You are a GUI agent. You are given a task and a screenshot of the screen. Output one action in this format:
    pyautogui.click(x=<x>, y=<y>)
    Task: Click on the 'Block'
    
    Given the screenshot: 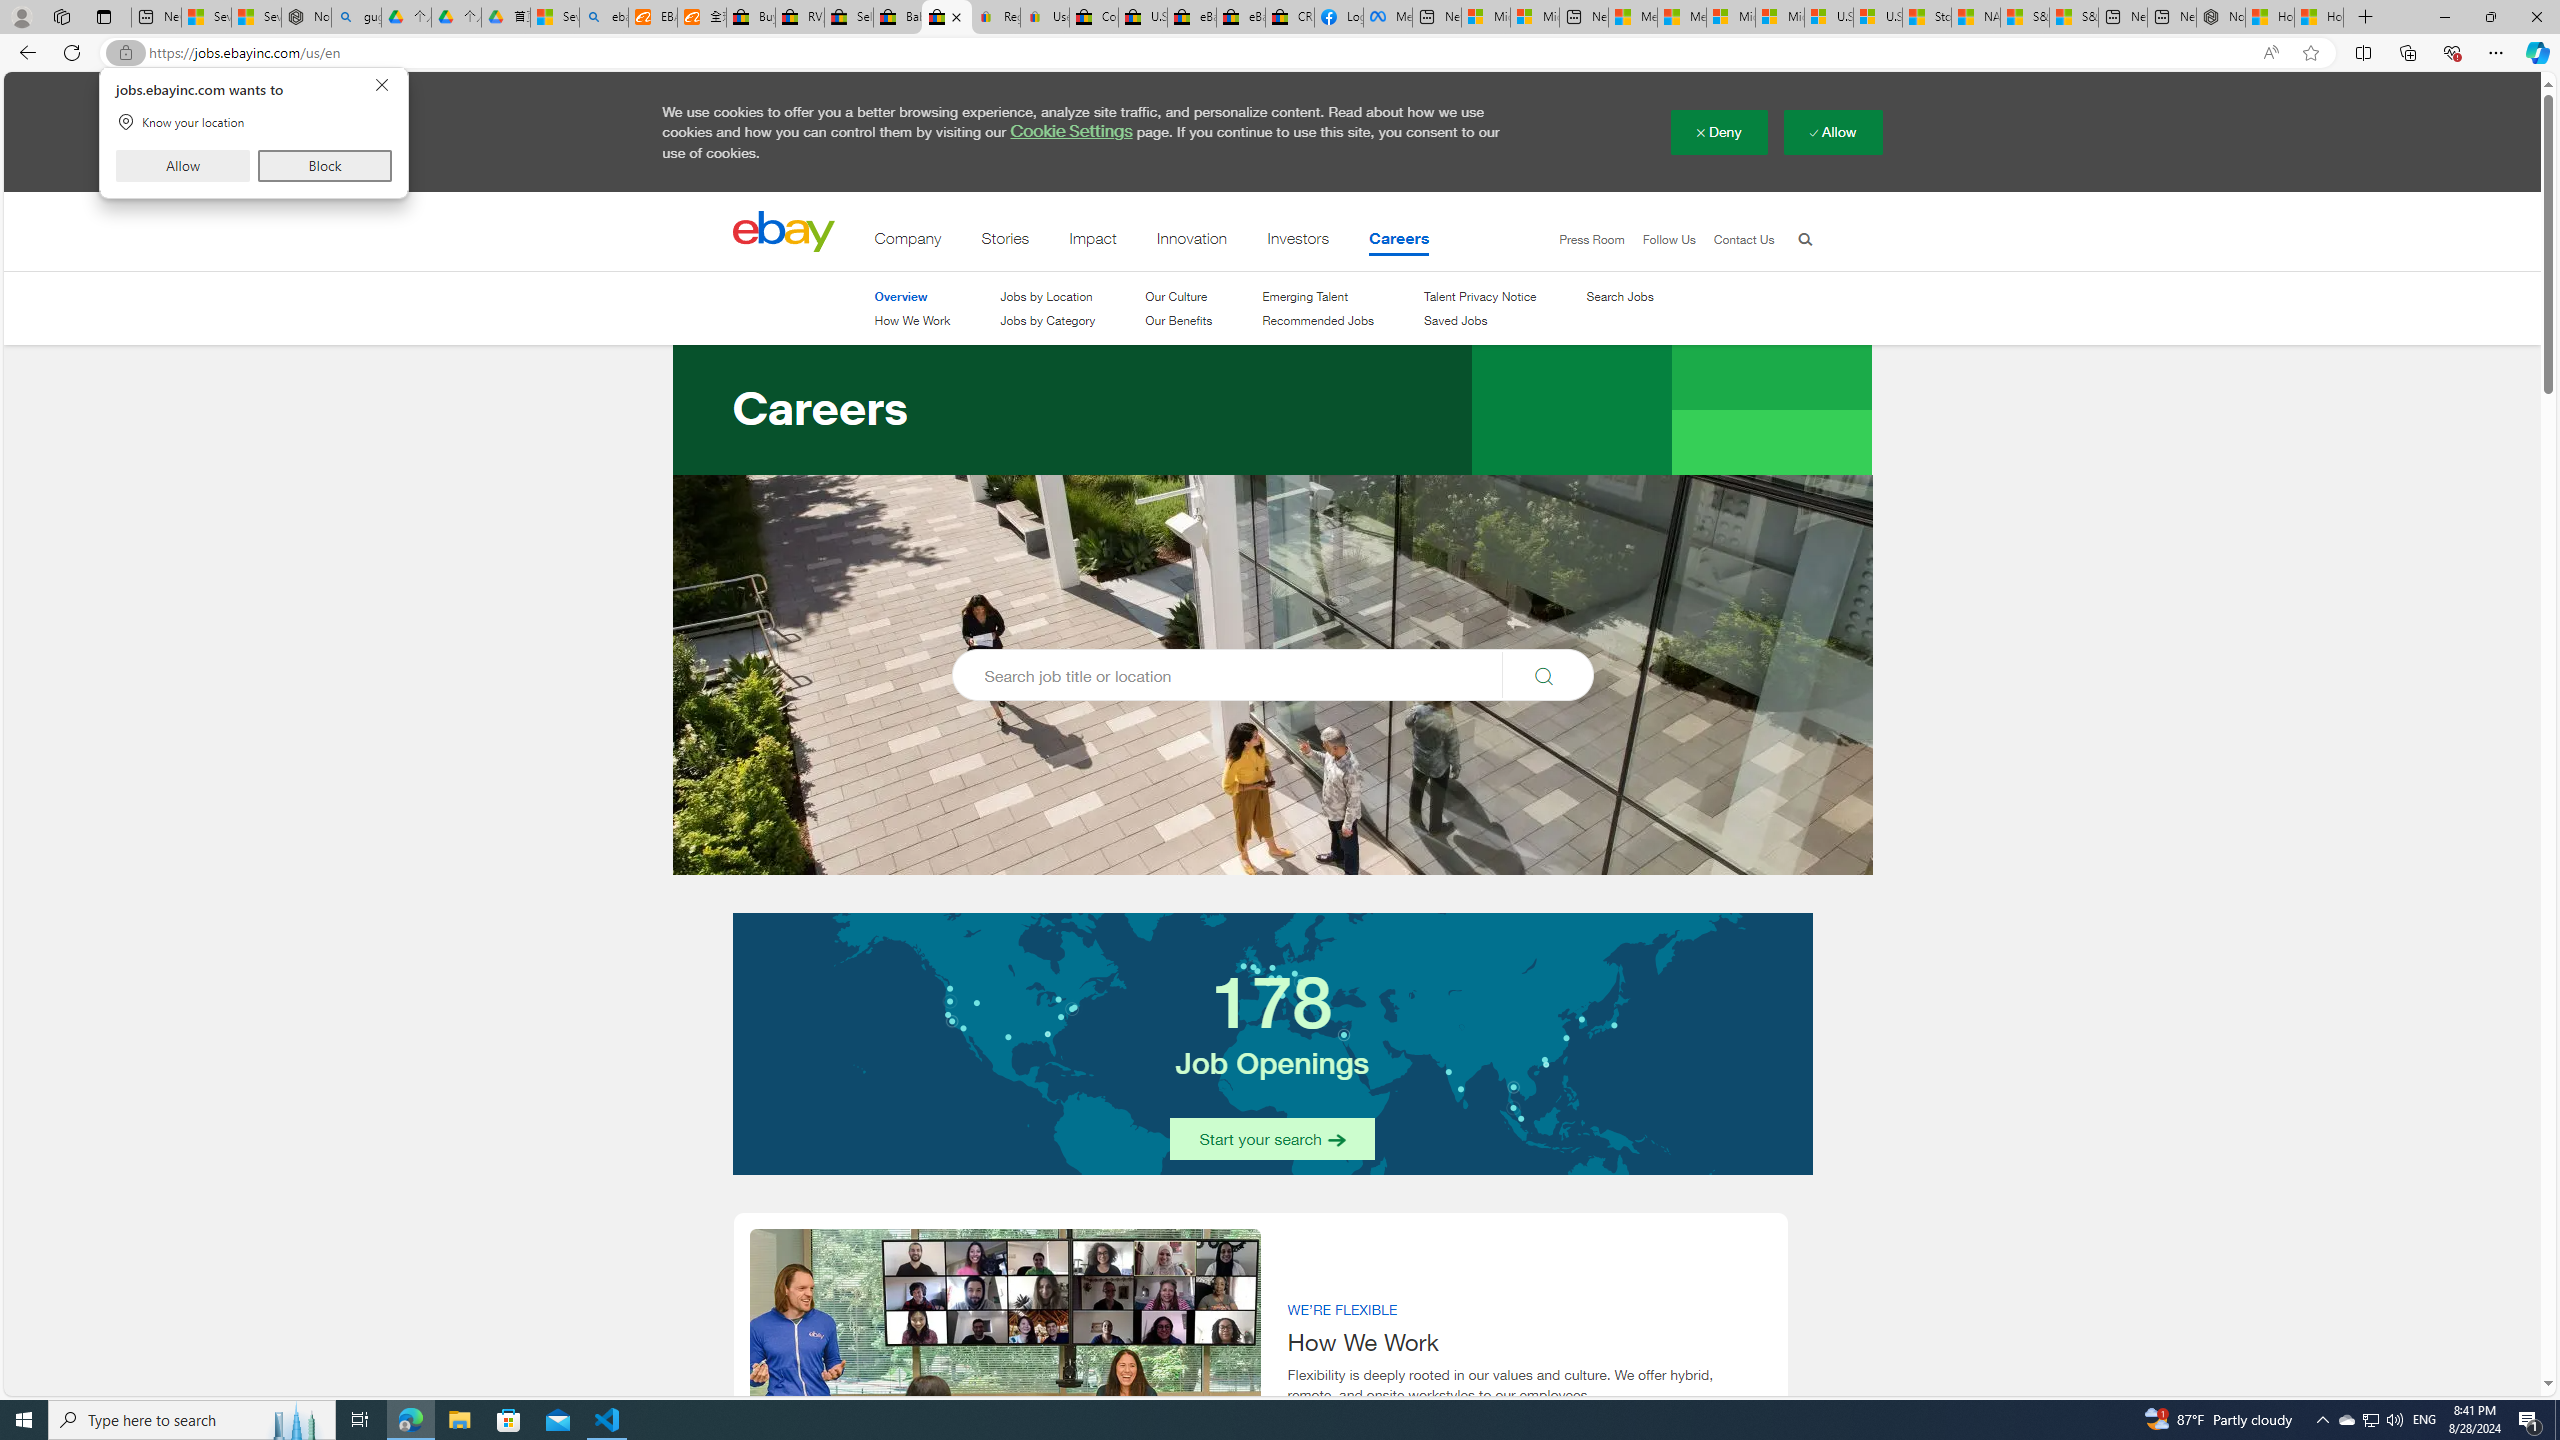 What is the action you would take?
    pyautogui.click(x=325, y=164)
    